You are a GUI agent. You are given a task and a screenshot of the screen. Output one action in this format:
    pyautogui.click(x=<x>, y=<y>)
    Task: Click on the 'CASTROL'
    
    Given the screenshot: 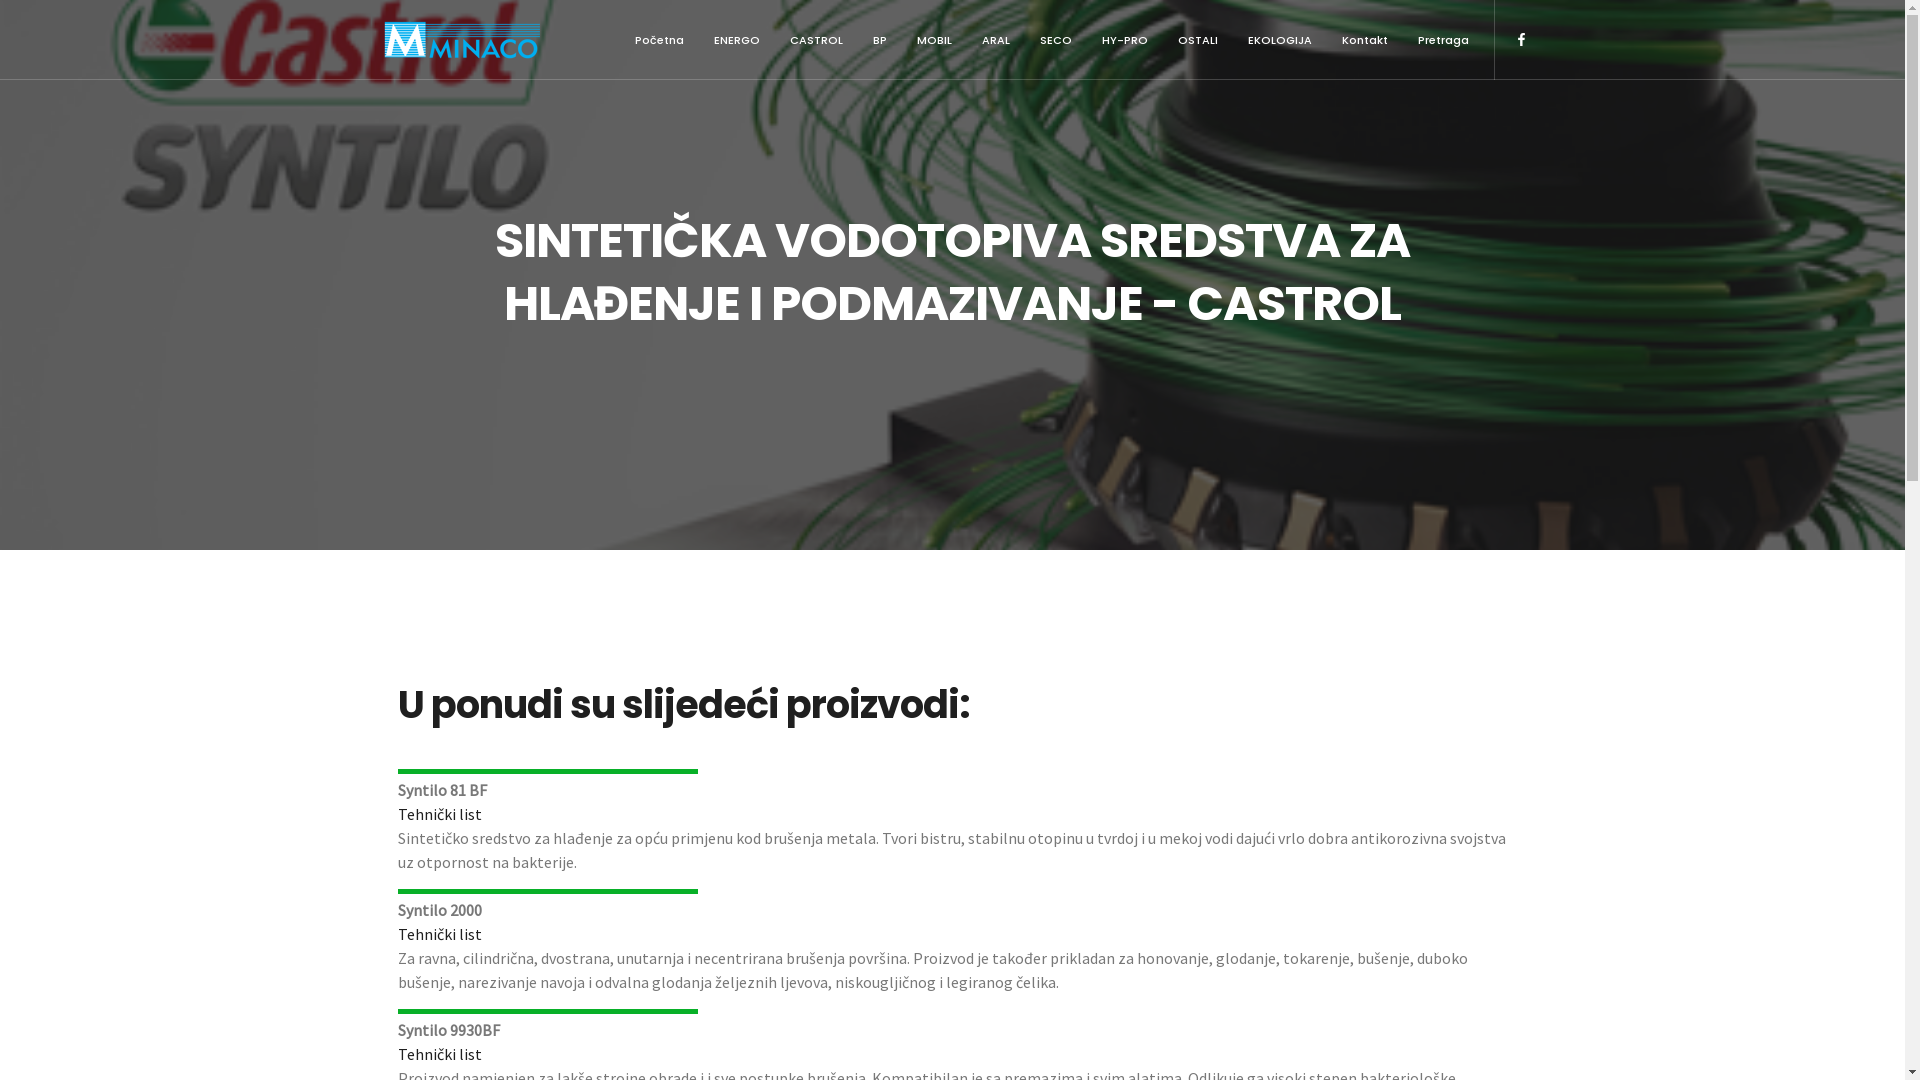 What is the action you would take?
    pyautogui.click(x=815, y=39)
    